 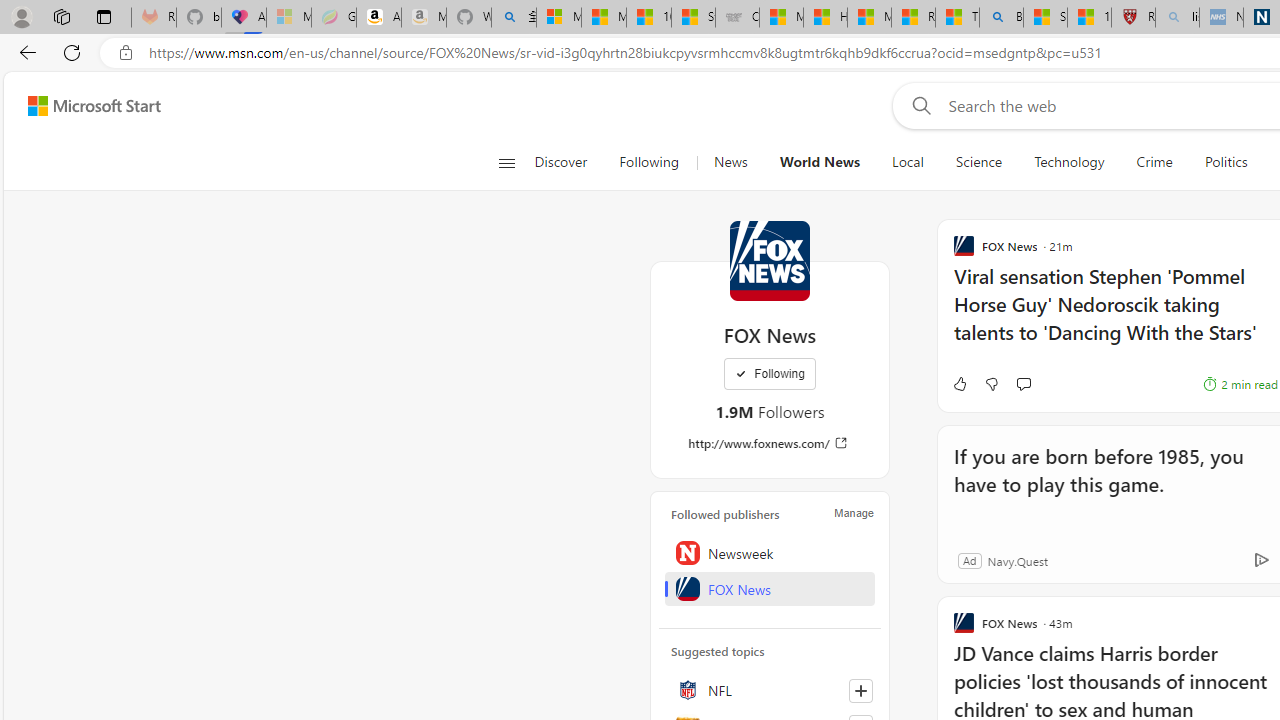 I want to click on 'Navy.Quest', so click(x=1017, y=560).